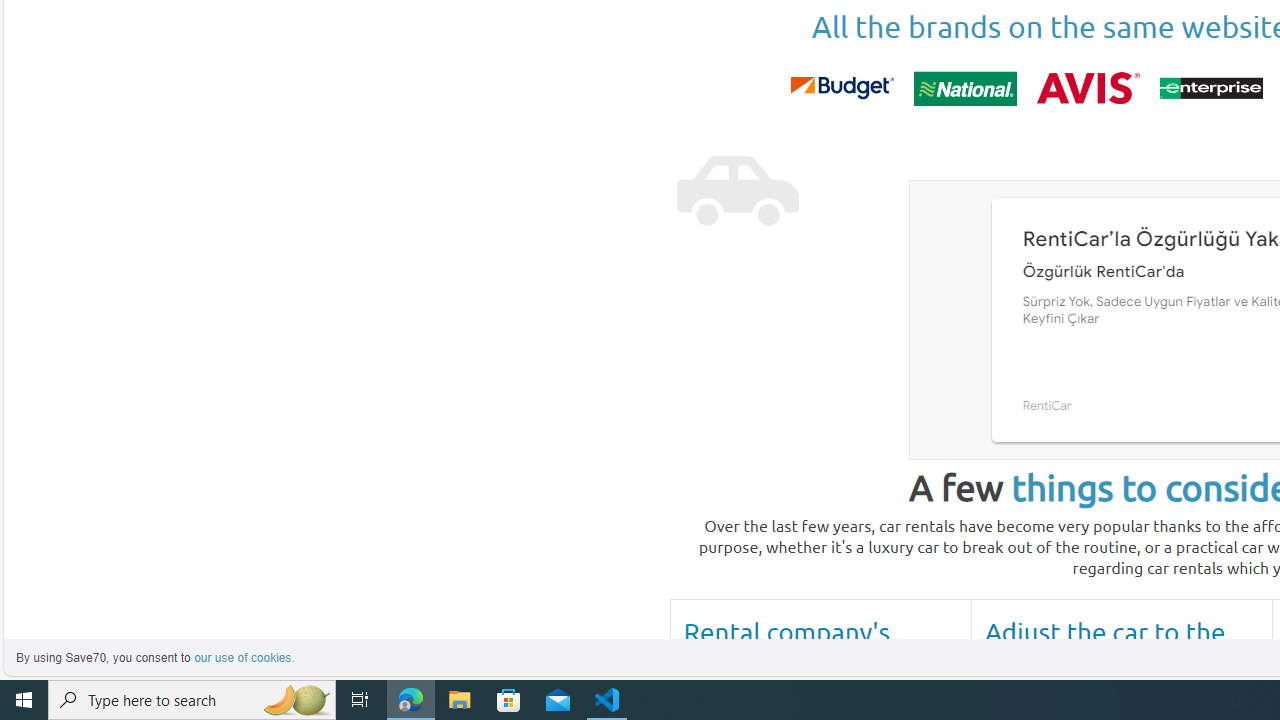 The width and height of the screenshot is (1280, 720). I want to click on 'avis', so click(1087, 87).